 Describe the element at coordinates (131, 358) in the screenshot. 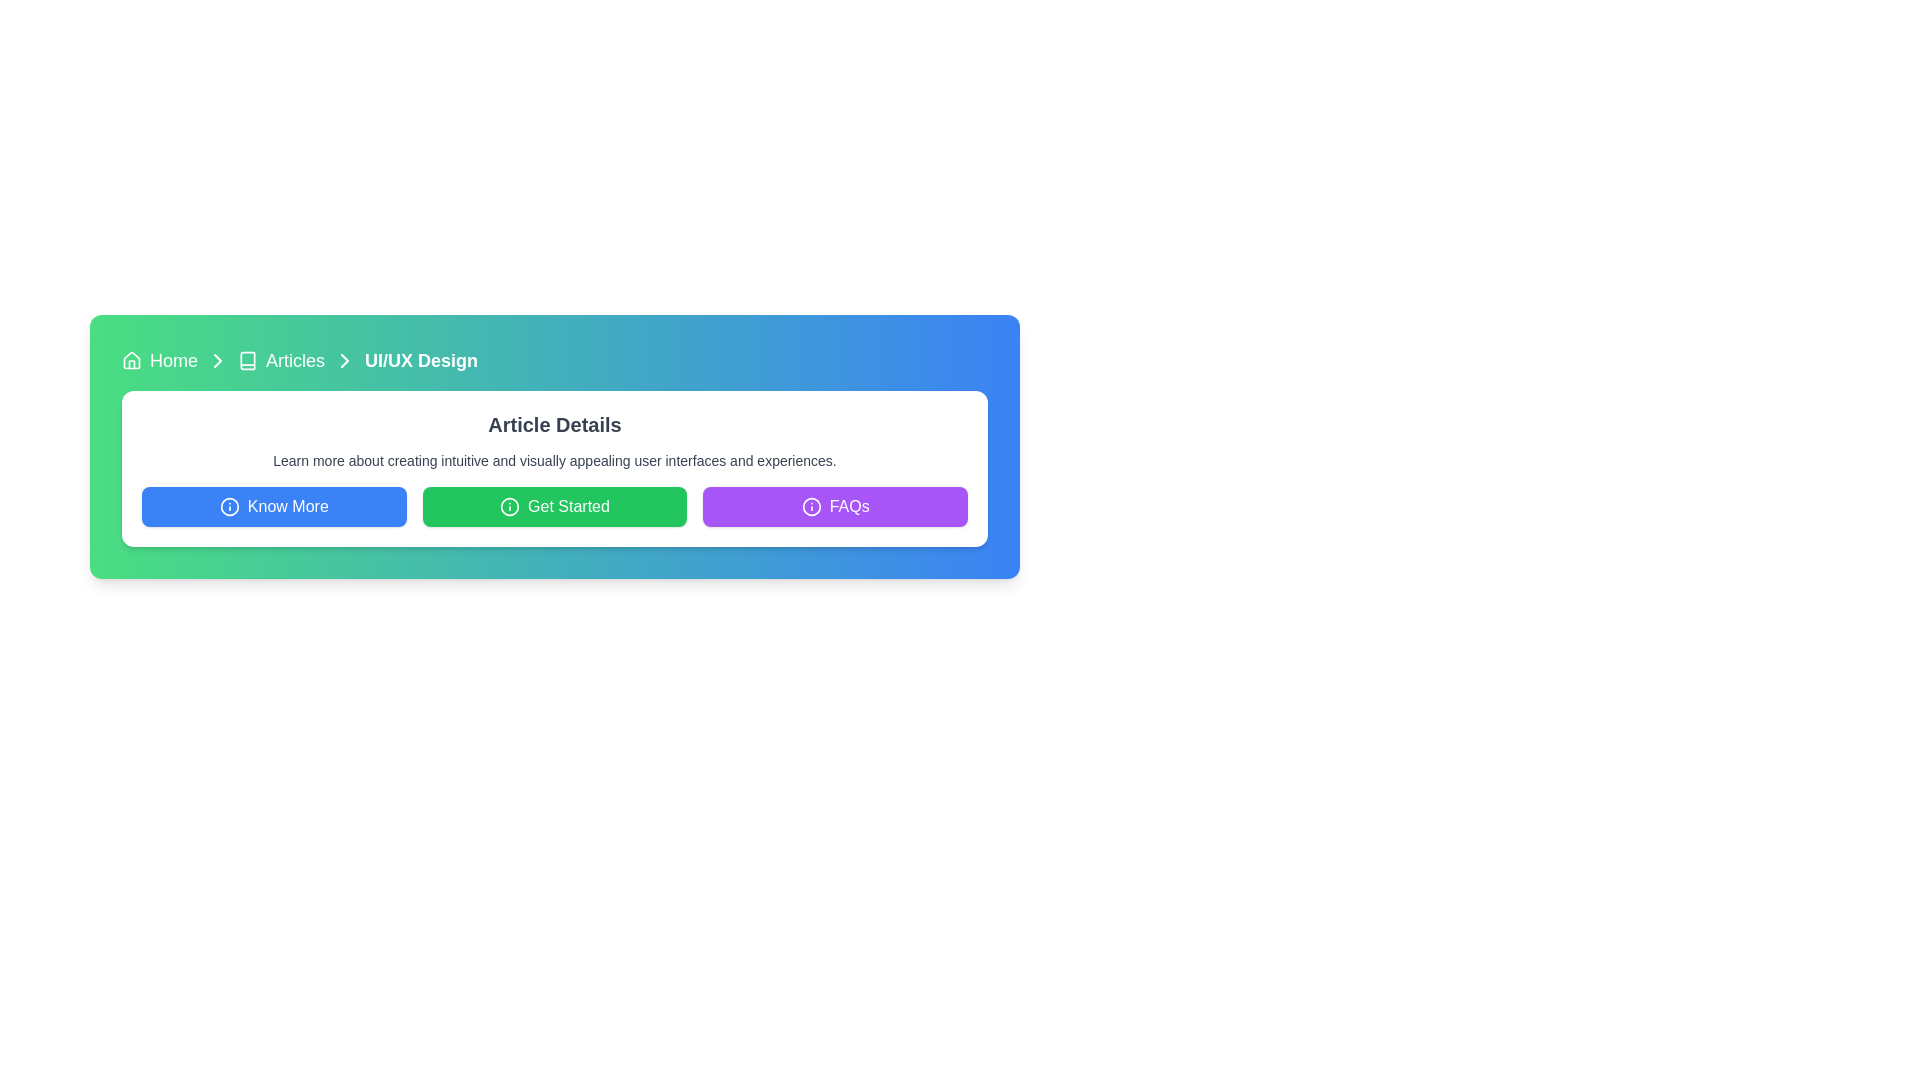

I see `the 'Home' icon located in the navigation bar at the far left, which serves as the first item in the breadcrumb sequence` at that location.